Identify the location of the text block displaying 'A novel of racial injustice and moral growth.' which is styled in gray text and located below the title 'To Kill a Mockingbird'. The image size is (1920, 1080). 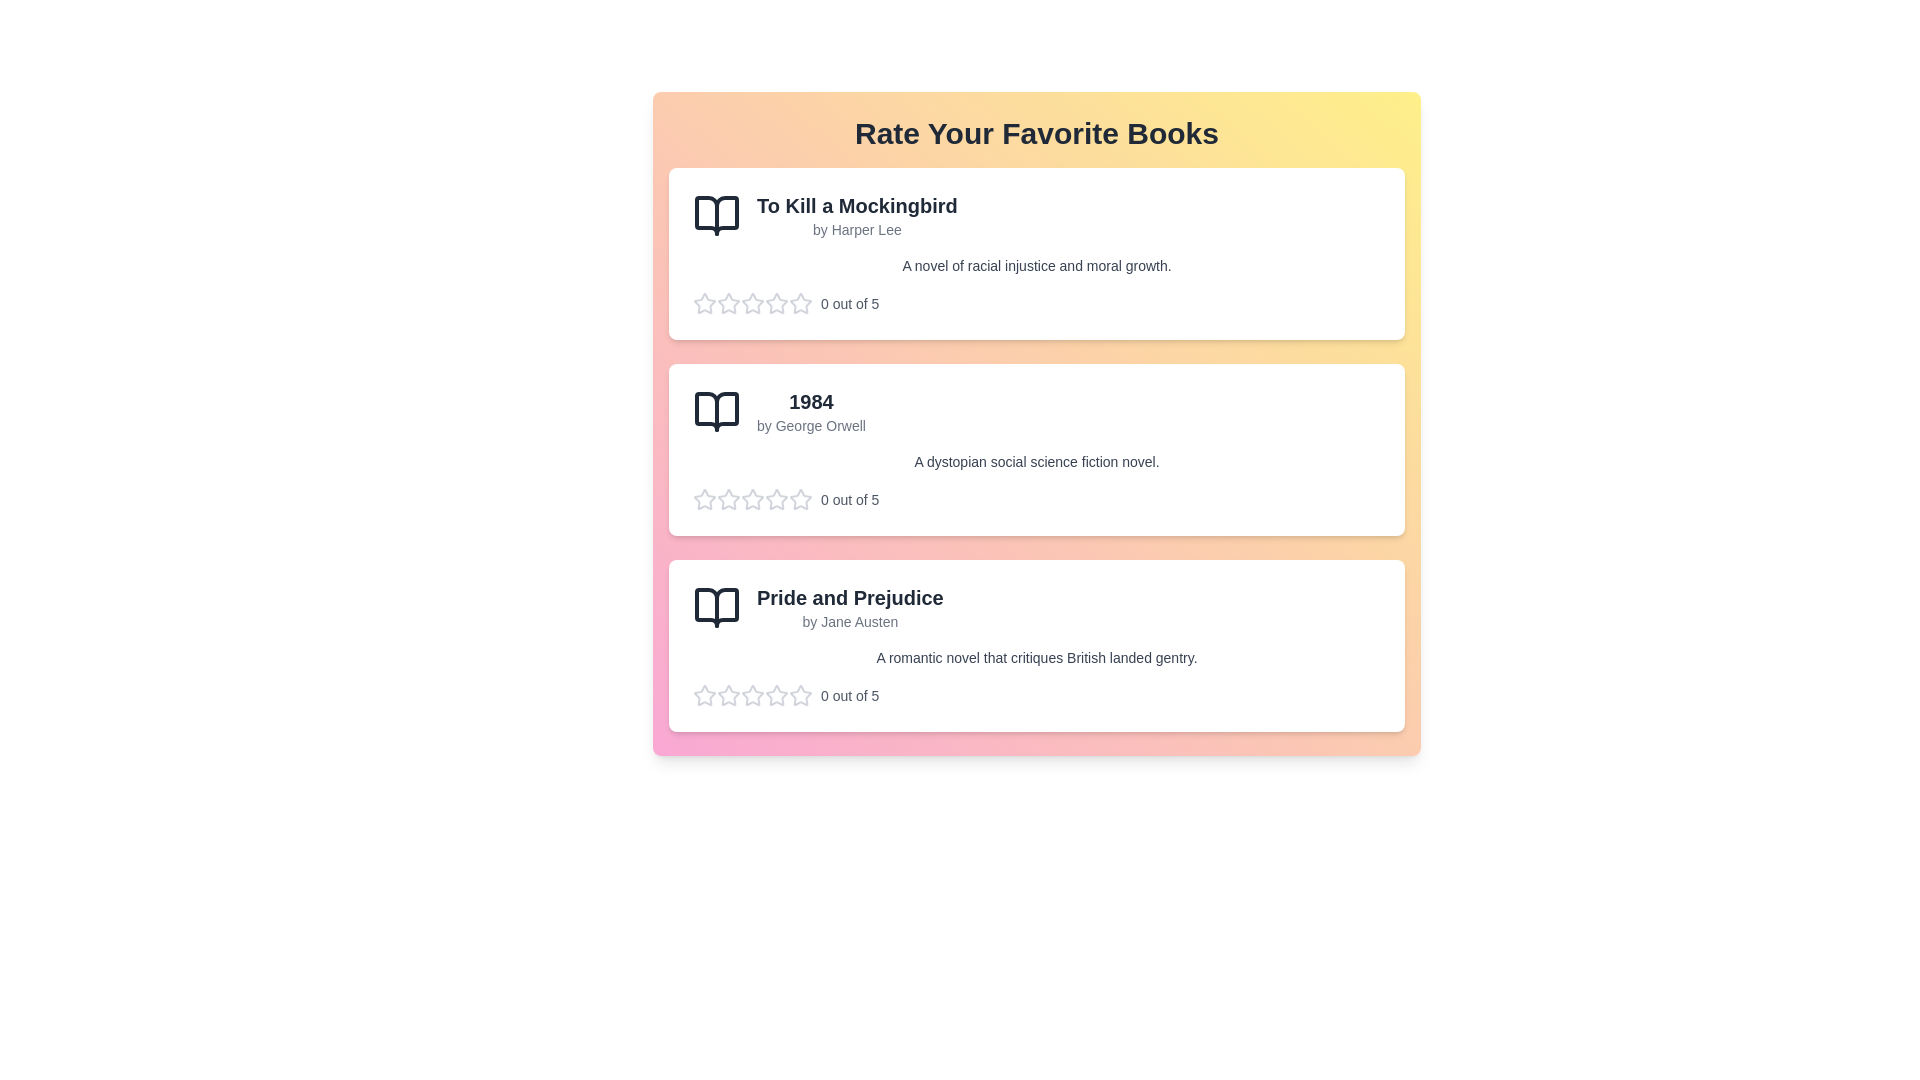
(1036, 265).